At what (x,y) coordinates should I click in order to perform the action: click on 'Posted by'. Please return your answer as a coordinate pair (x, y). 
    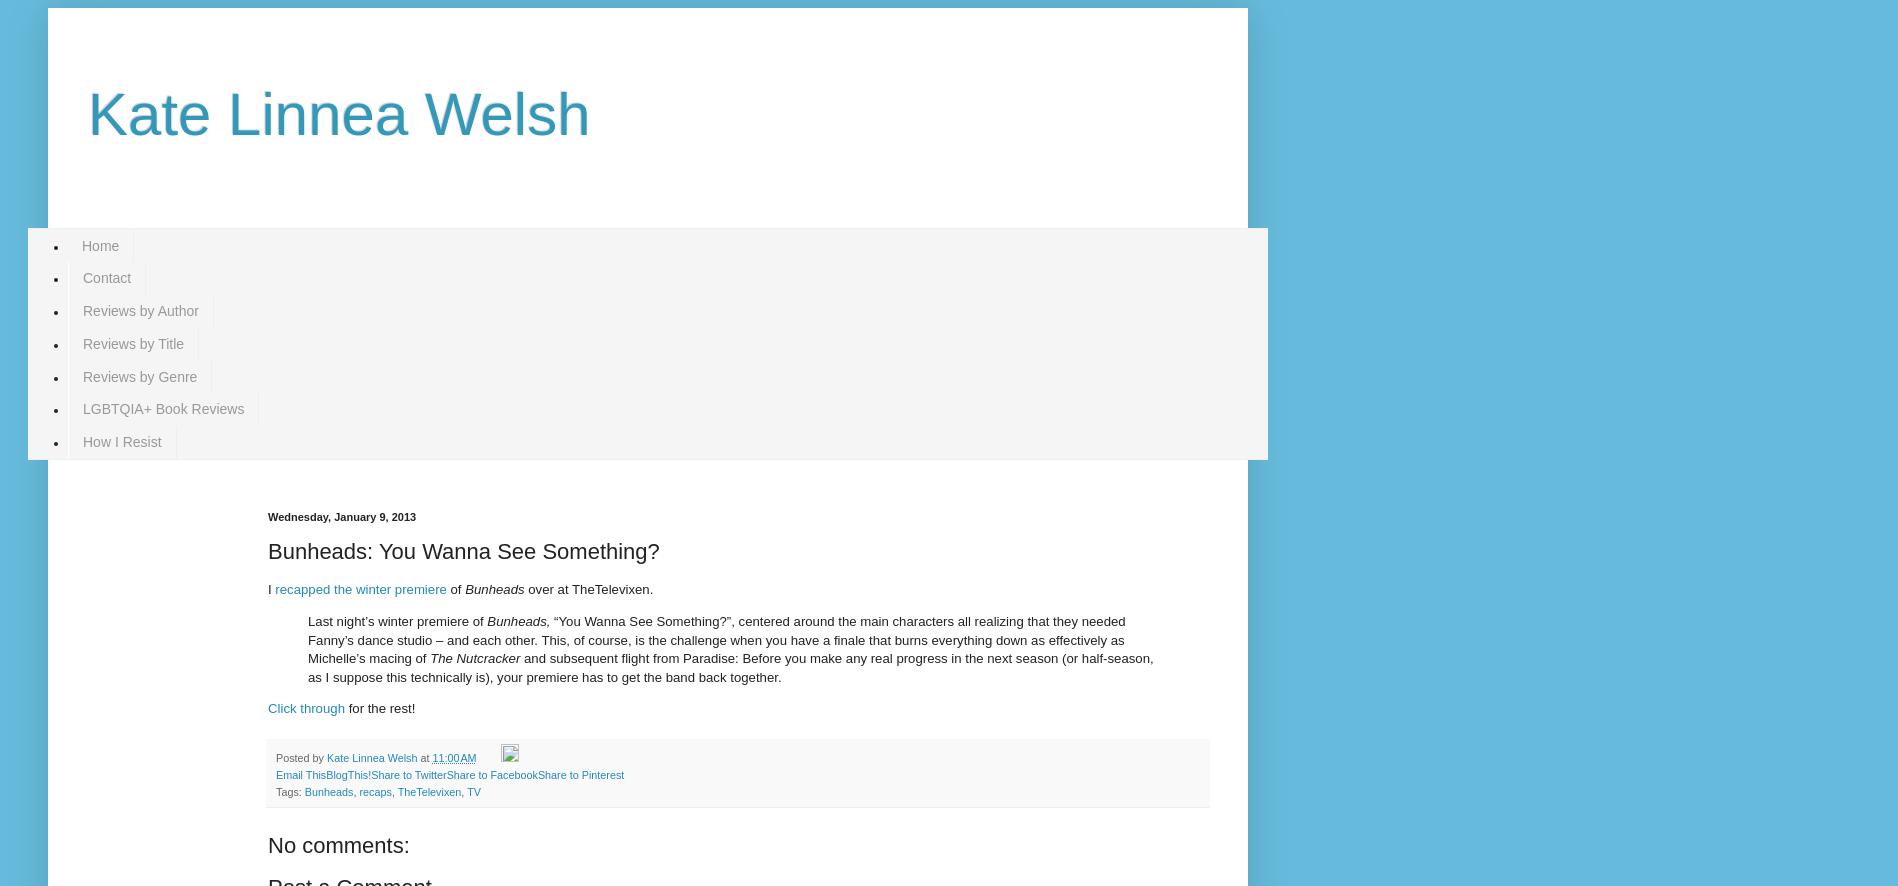
    Looking at the image, I should click on (300, 755).